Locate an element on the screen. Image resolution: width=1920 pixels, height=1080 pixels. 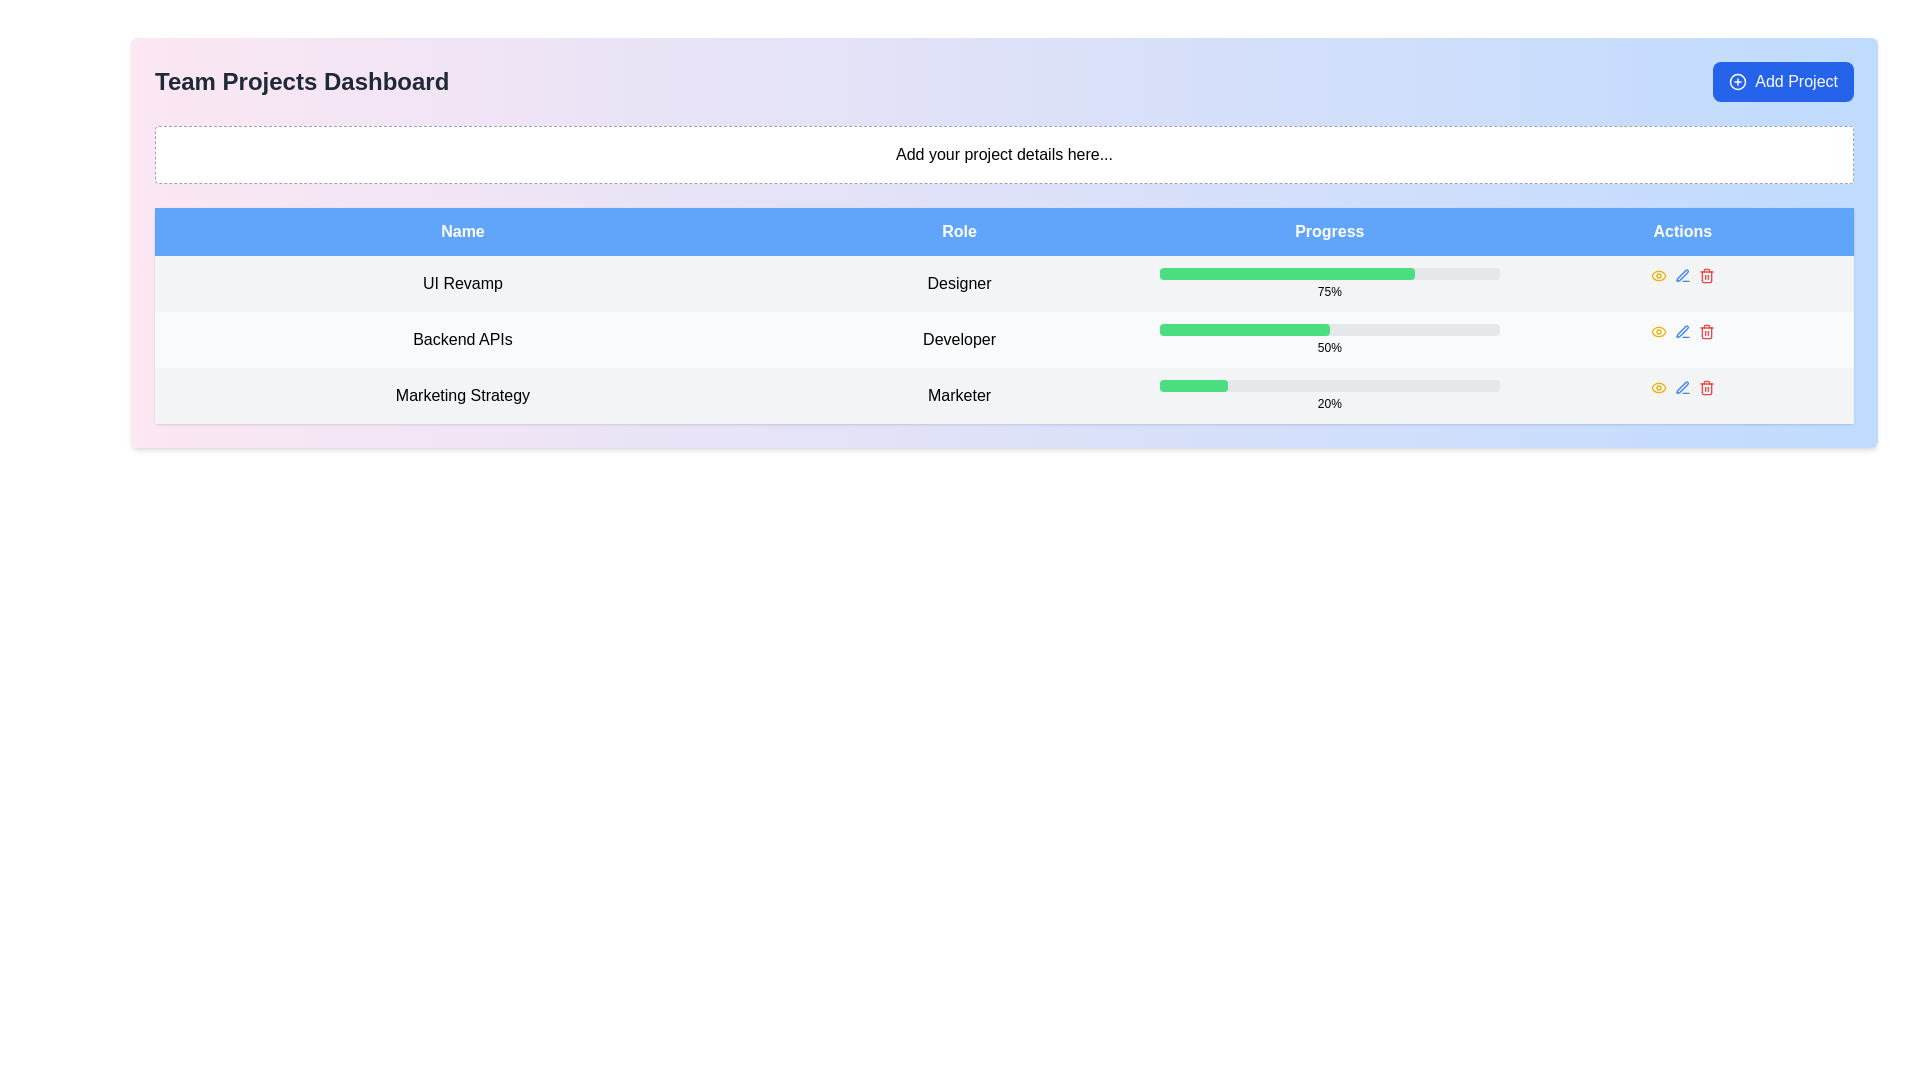
the blue pencil icon button in the 'Actions' column of the second row in the data table to initiate an edit action is located at coordinates (1681, 330).